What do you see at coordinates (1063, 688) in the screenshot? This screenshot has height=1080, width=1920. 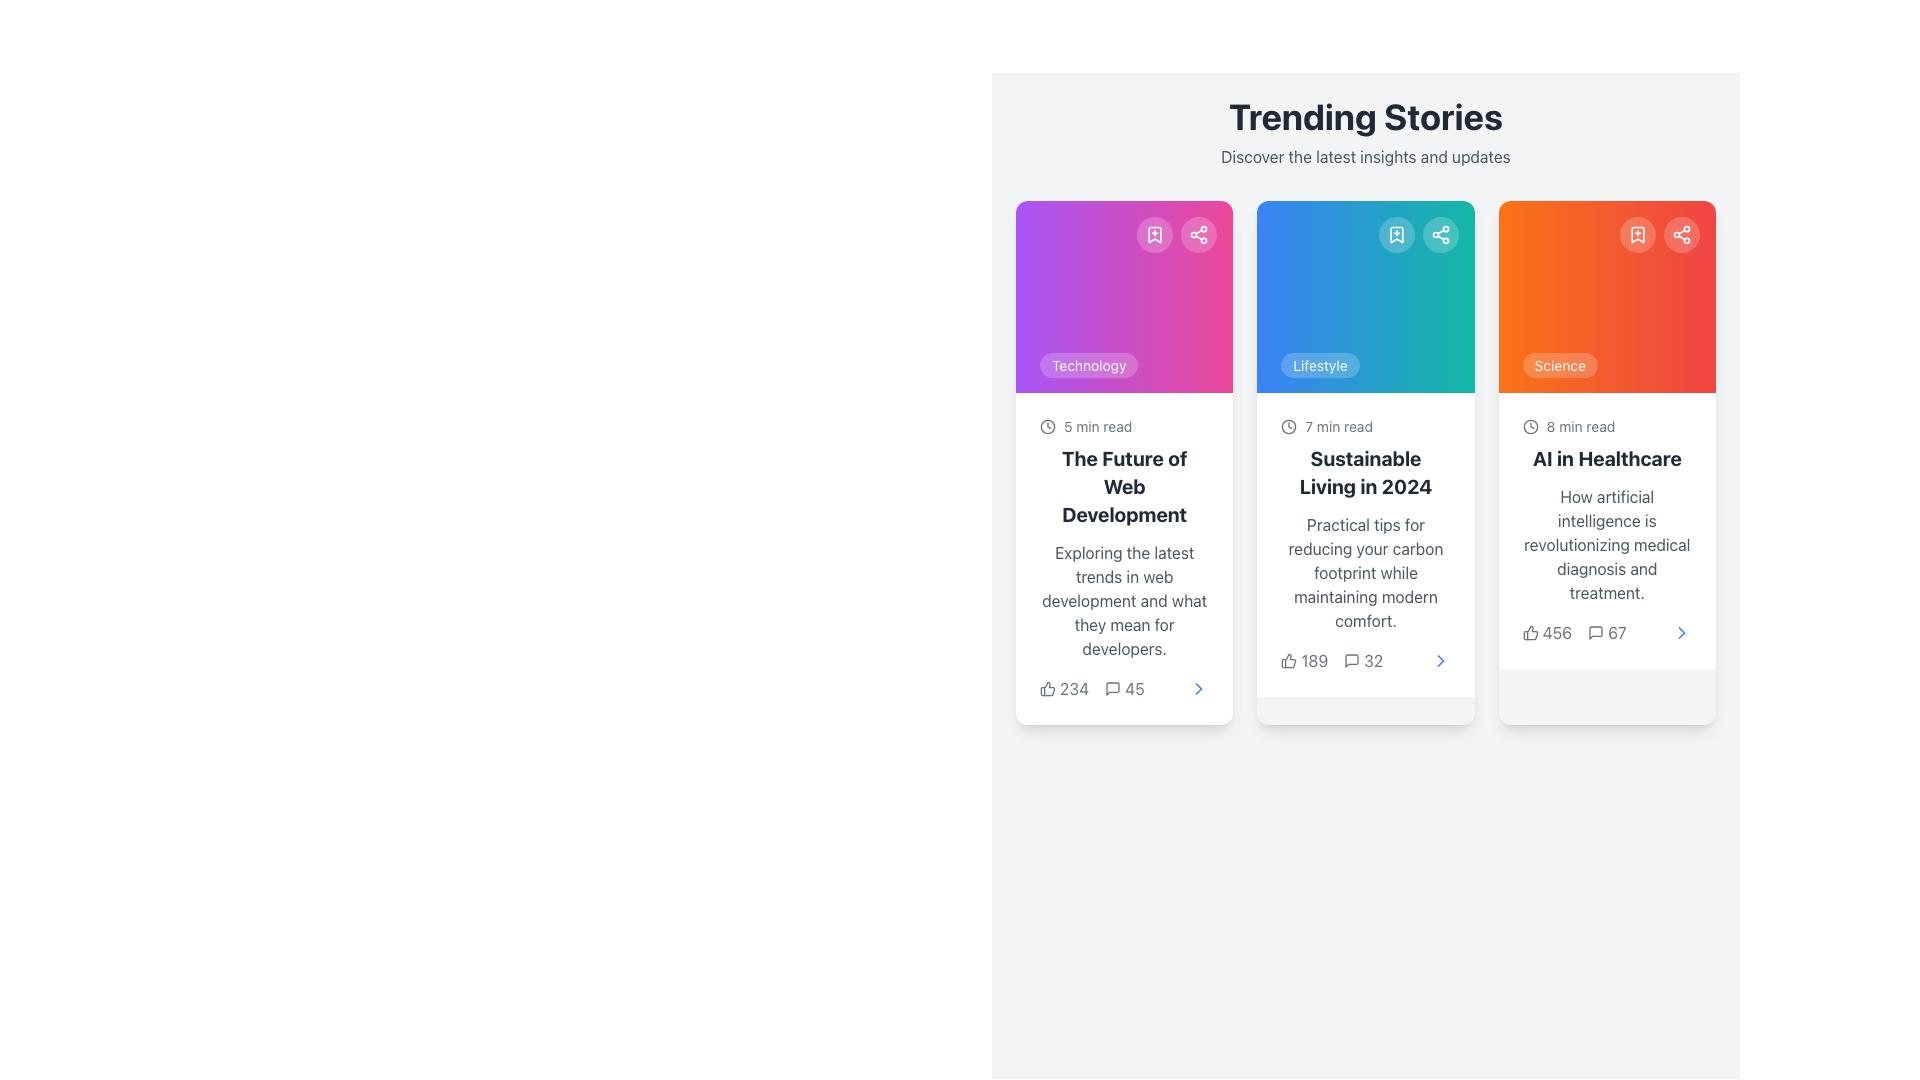 I see `the Text label with adjacent icon that indicates the number of 'likes' in the first card under the 'Trending Stories' section` at bounding box center [1063, 688].